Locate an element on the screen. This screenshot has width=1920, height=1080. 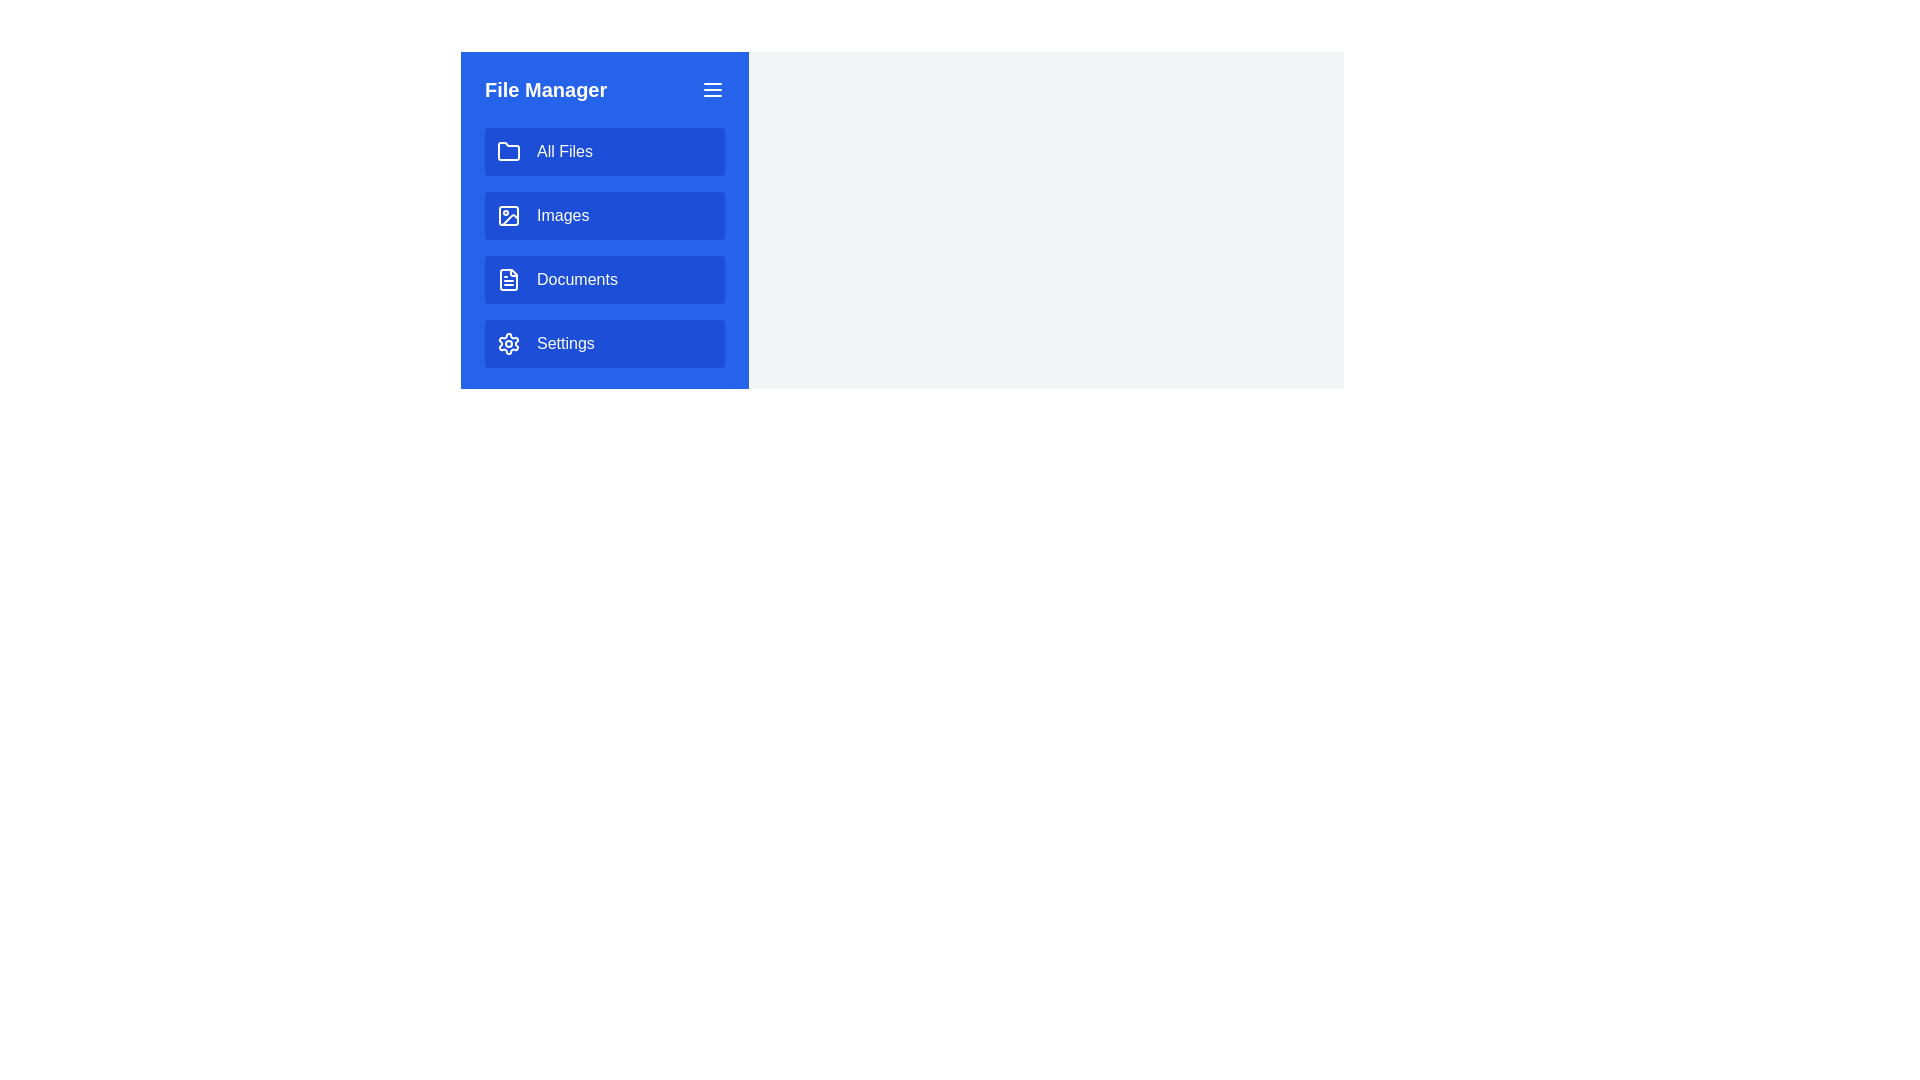
the navigation menu item labeled All Files is located at coordinates (603, 150).